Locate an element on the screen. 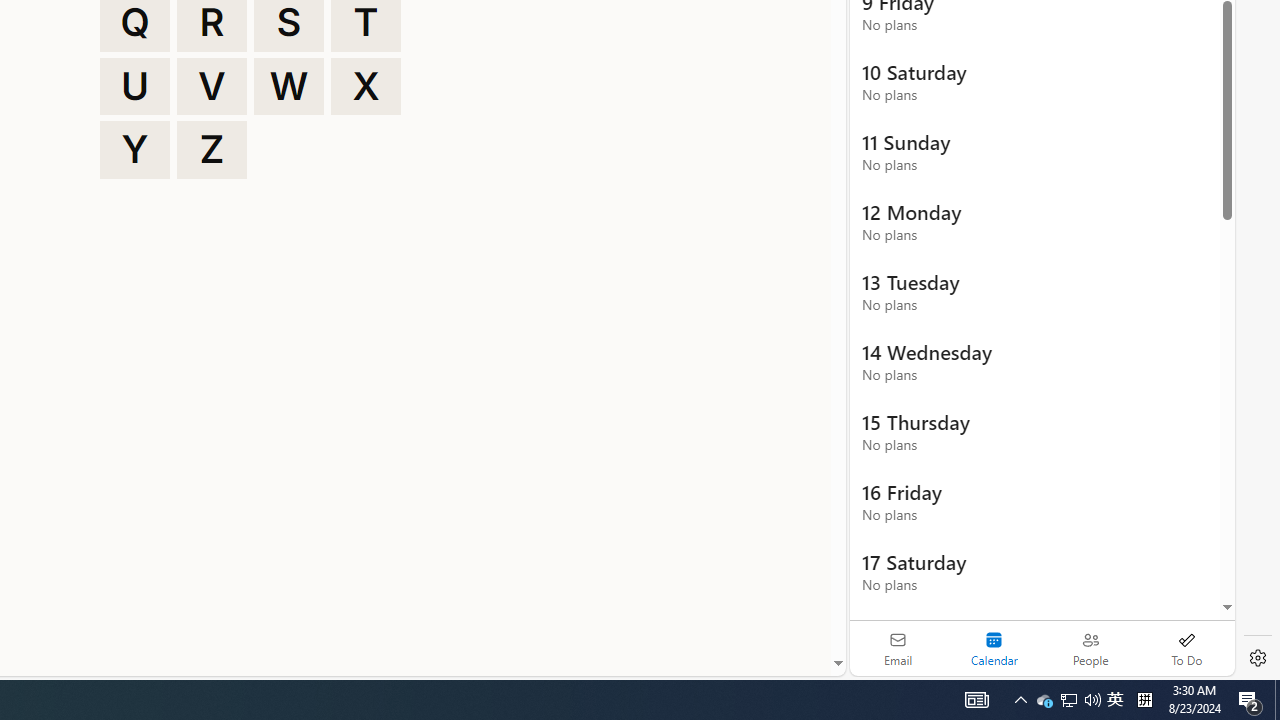 The height and width of the screenshot is (720, 1280). 'Settings' is located at coordinates (1257, 658).